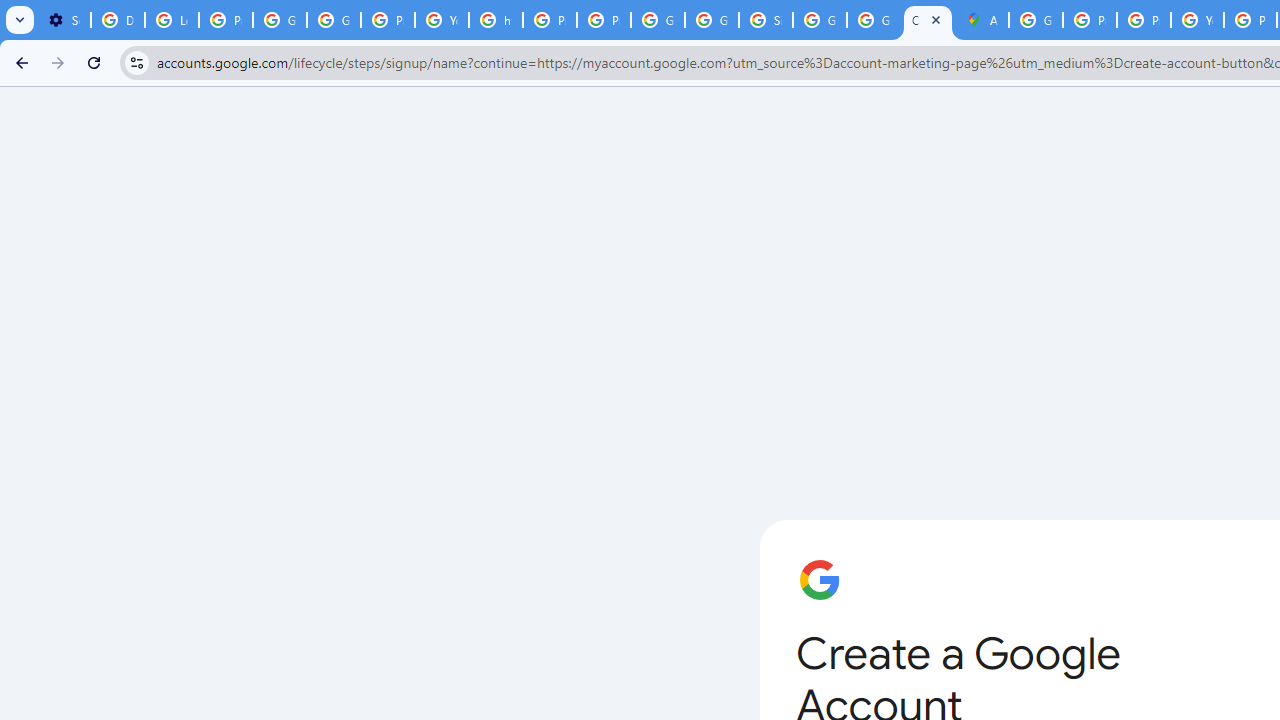 This screenshot has height=720, width=1280. What do you see at coordinates (64, 20) in the screenshot?
I see `'Settings - Performance'` at bounding box center [64, 20].